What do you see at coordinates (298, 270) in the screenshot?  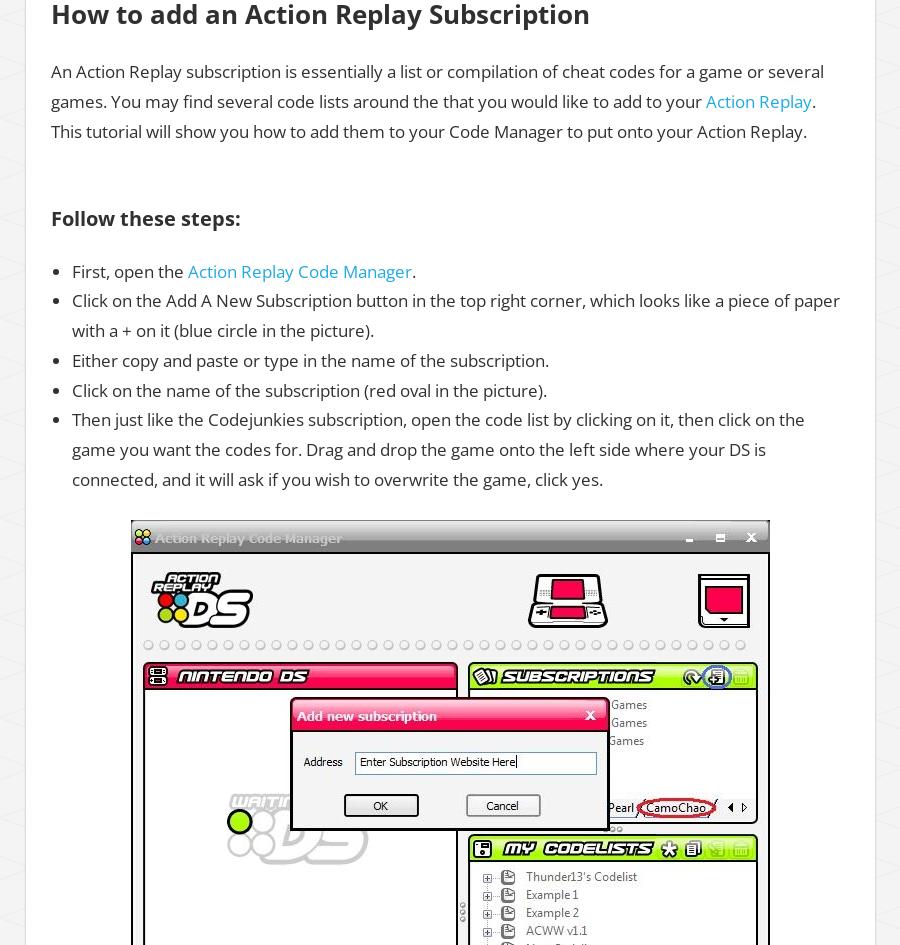 I see `'Action Replay Code Manager'` at bounding box center [298, 270].